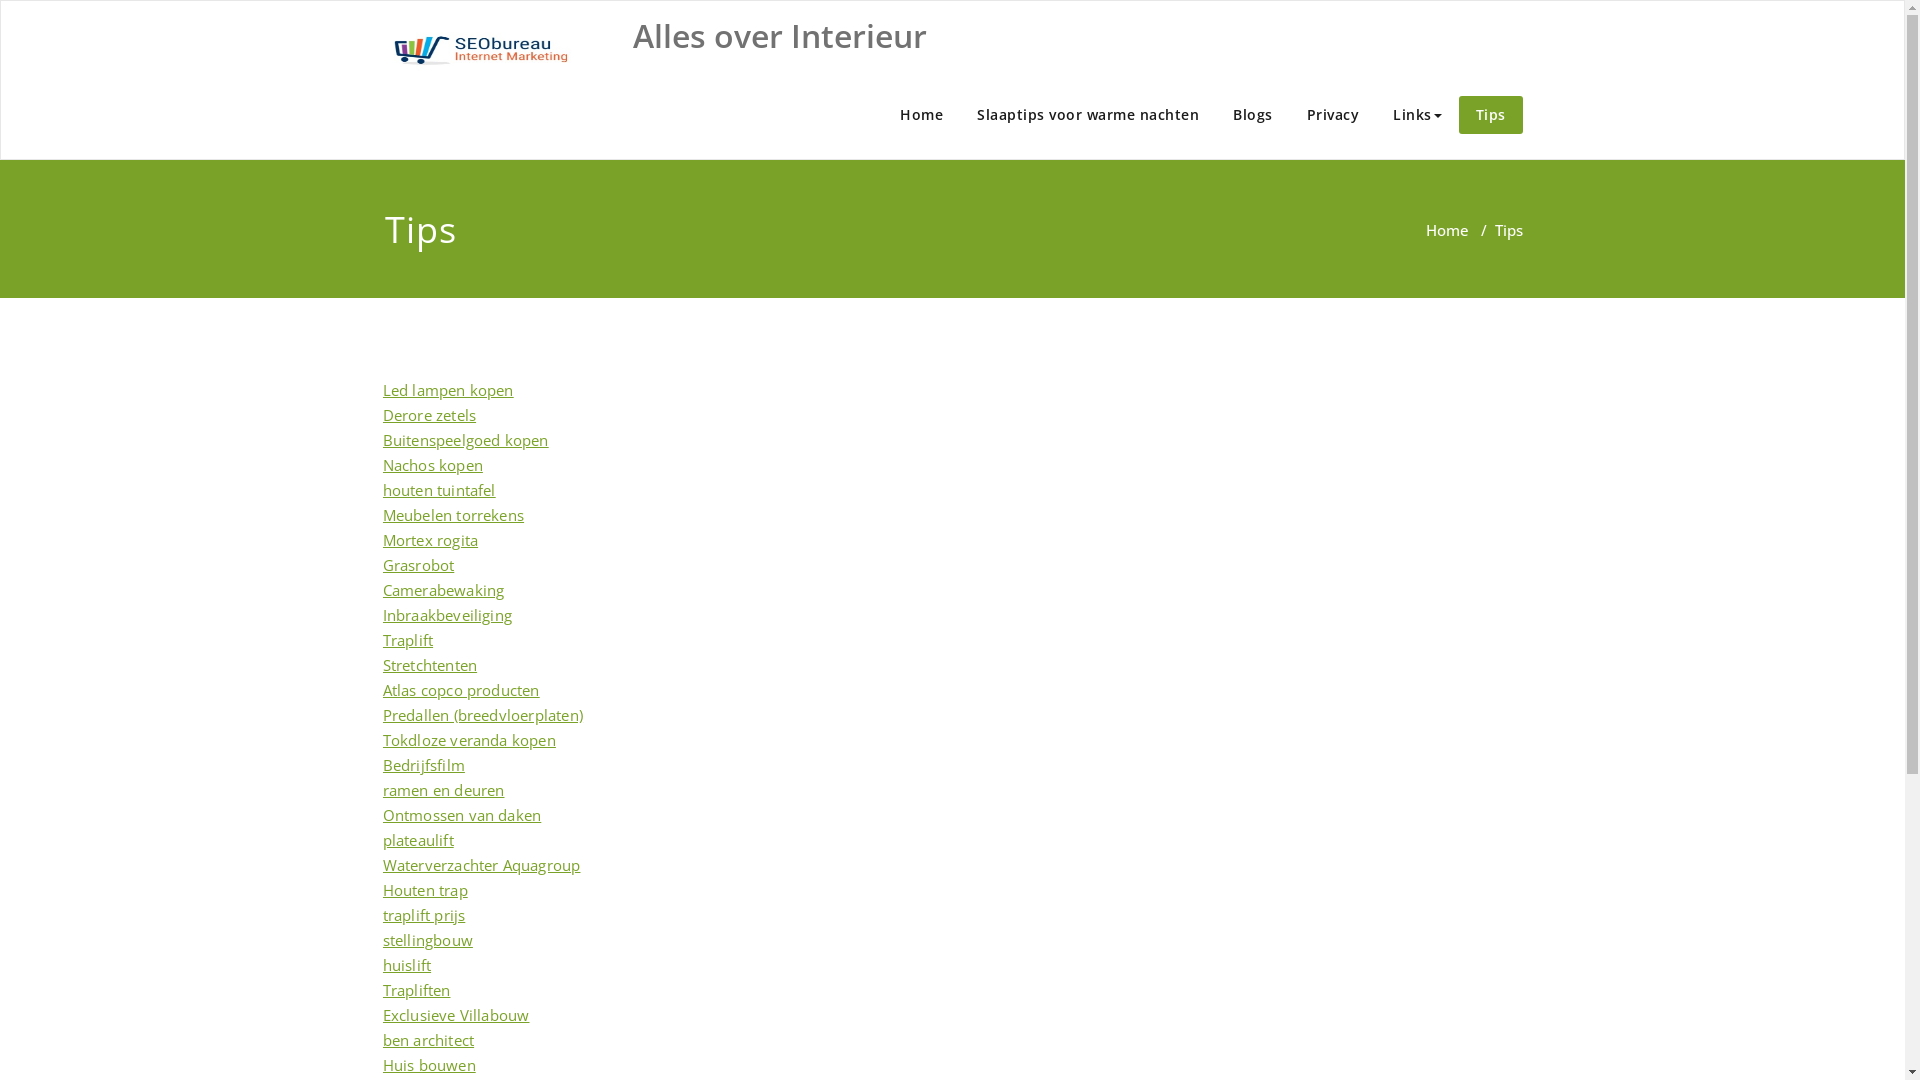 The image size is (1920, 1080). Describe the element at coordinates (429, 540) in the screenshot. I see `'Mortex rogita'` at that location.